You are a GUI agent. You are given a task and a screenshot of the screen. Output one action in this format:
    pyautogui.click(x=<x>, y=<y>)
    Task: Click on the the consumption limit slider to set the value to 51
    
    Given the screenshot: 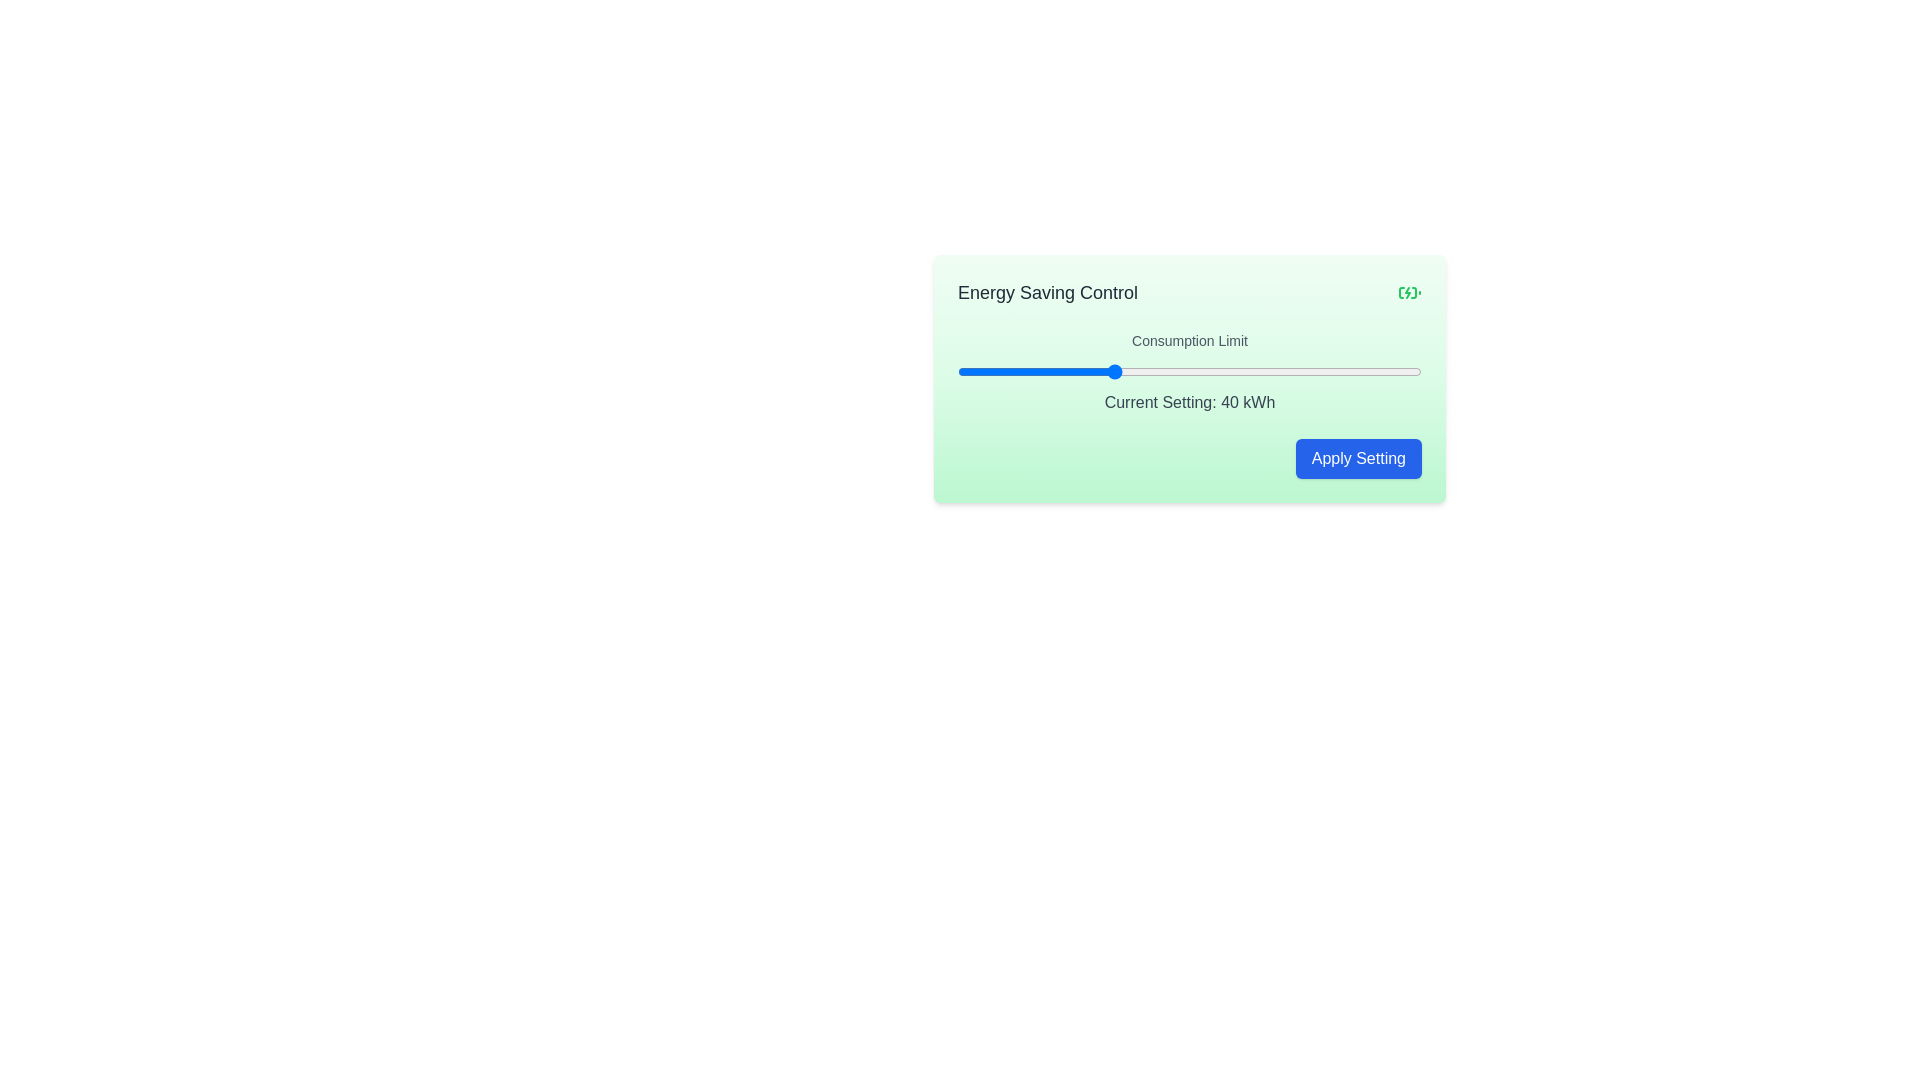 What is the action you would take?
    pyautogui.click(x=1197, y=371)
    